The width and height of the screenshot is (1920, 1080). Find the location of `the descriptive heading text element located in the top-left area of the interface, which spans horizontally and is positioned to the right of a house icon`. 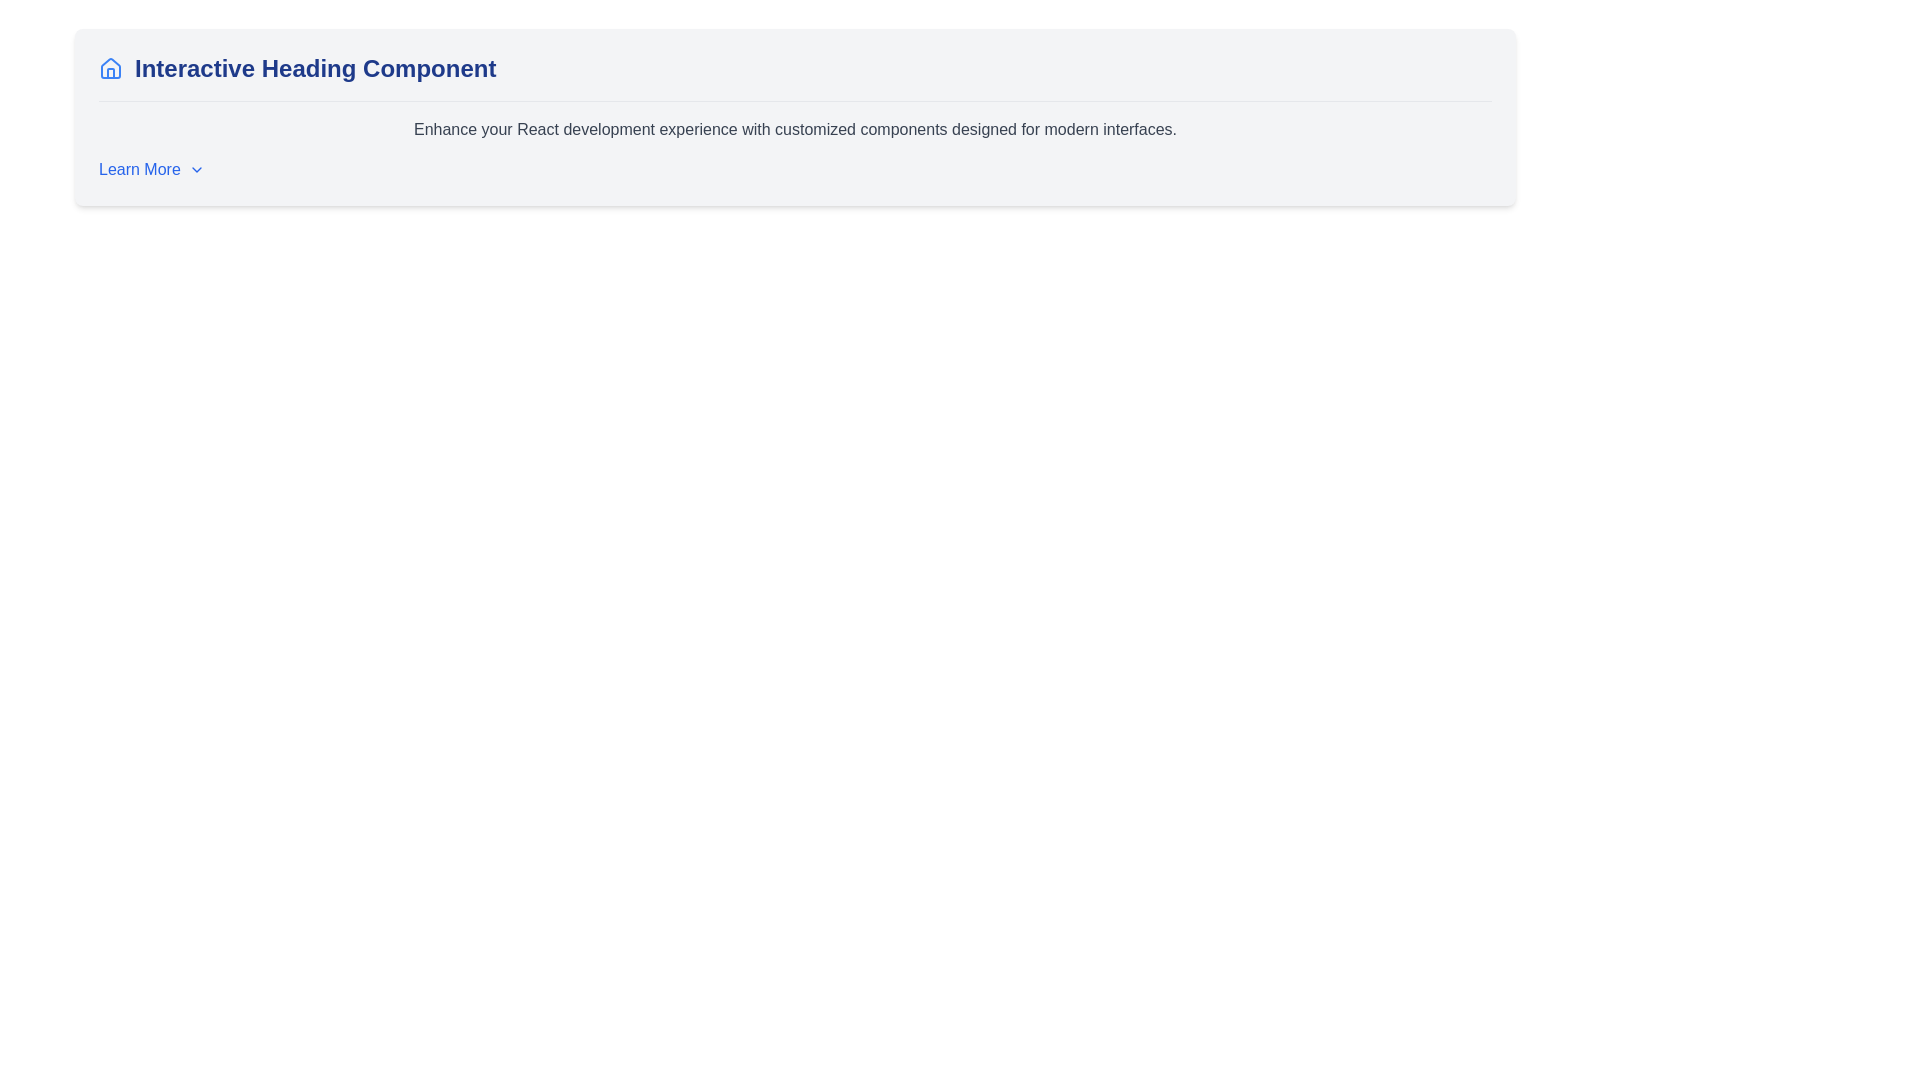

the descriptive heading text element located in the top-left area of the interface, which spans horizontally and is positioned to the right of a house icon is located at coordinates (314, 68).